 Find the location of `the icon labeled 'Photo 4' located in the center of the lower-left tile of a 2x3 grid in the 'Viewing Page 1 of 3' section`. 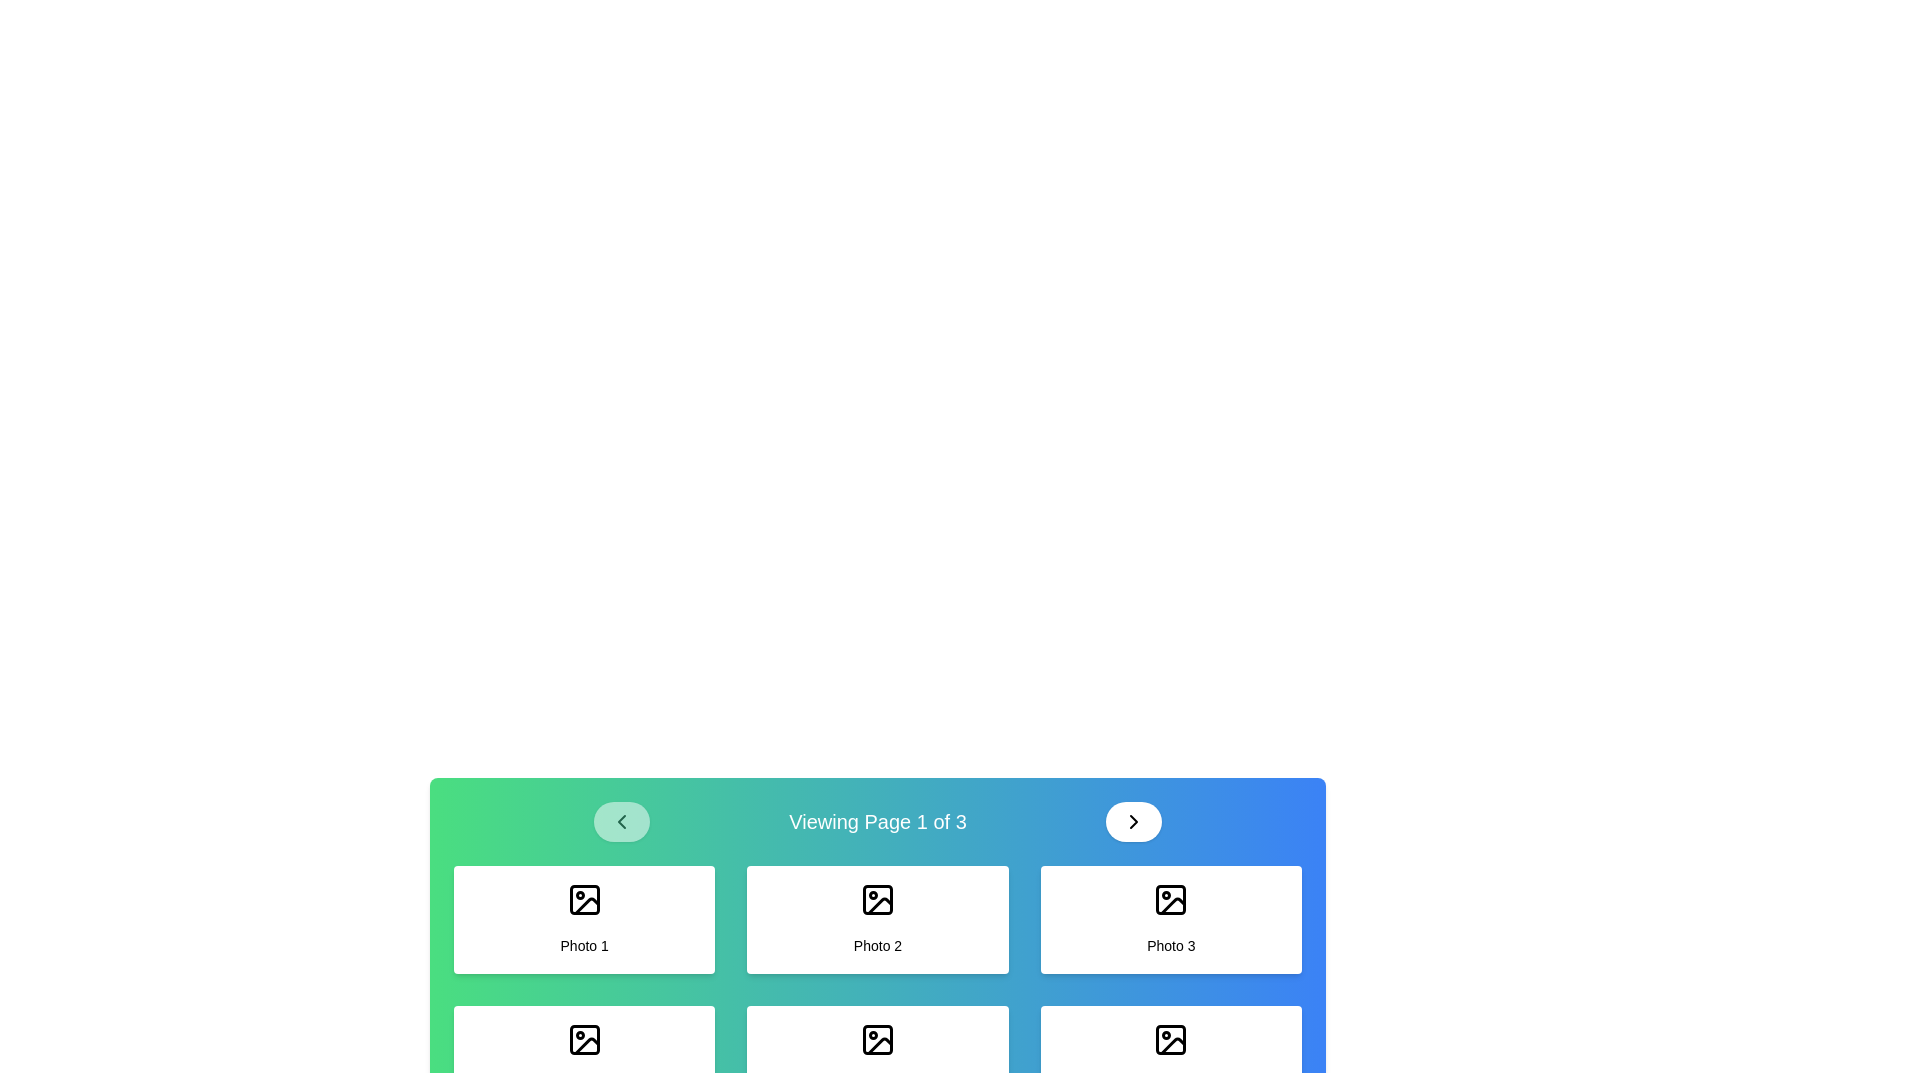

the icon labeled 'Photo 4' located in the center of the lower-left tile of a 2x3 grid in the 'Viewing Page 1 of 3' section is located at coordinates (583, 1039).